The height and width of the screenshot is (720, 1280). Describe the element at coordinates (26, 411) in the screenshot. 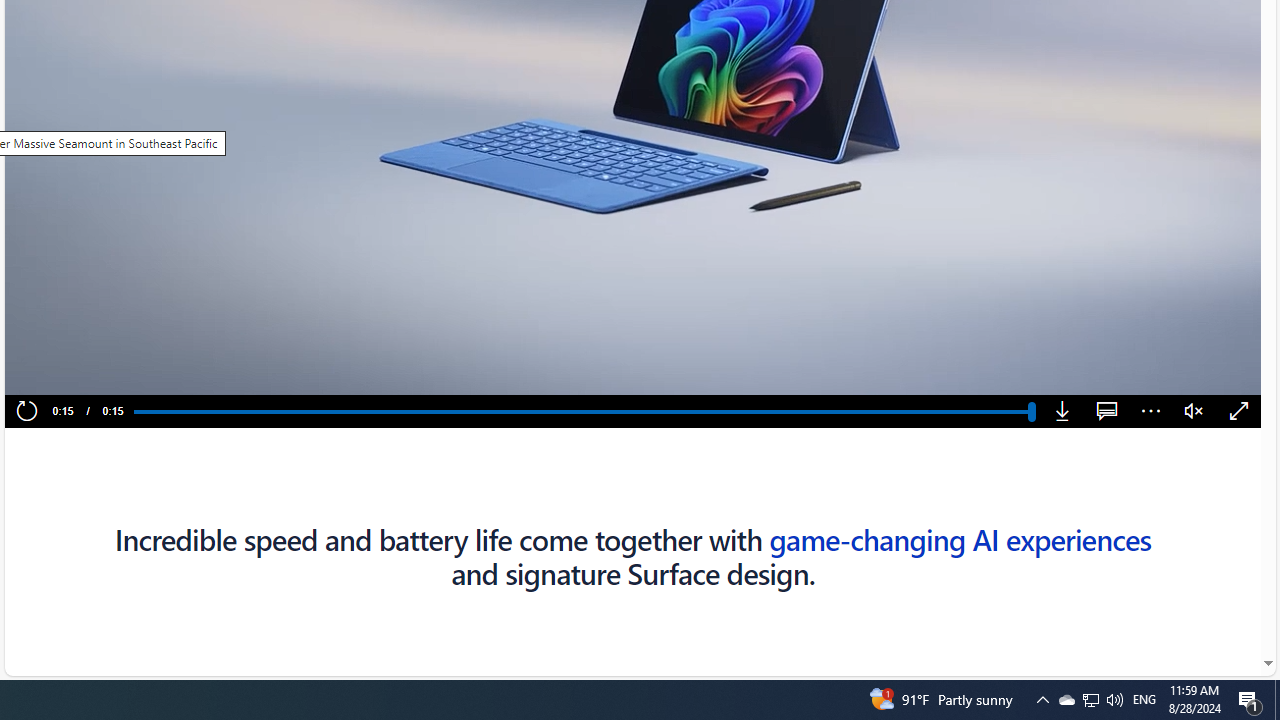

I see `'Replay'` at that location.